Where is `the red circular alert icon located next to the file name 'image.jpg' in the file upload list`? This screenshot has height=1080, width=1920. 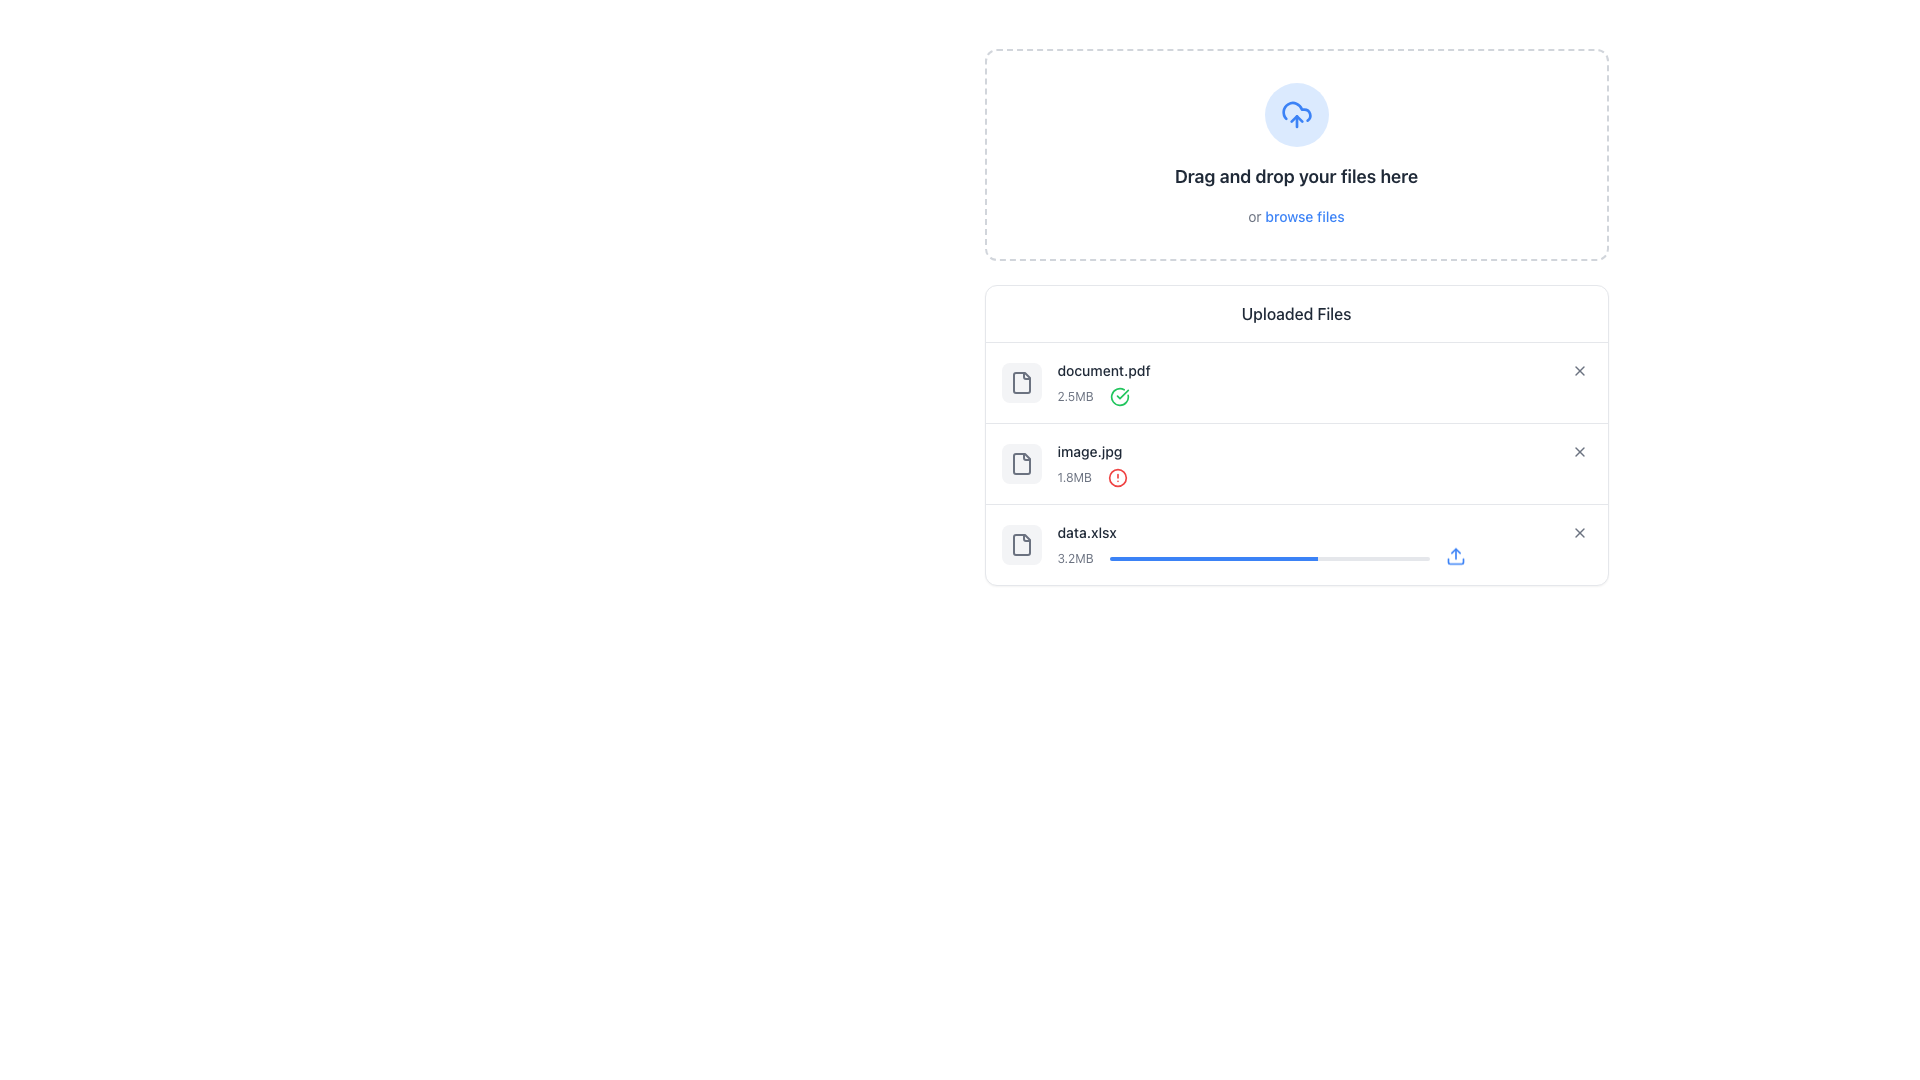 the red circular alert icon located next to the file name 'image.jpg' in the file upload list is located at coordinates (1117, 478).